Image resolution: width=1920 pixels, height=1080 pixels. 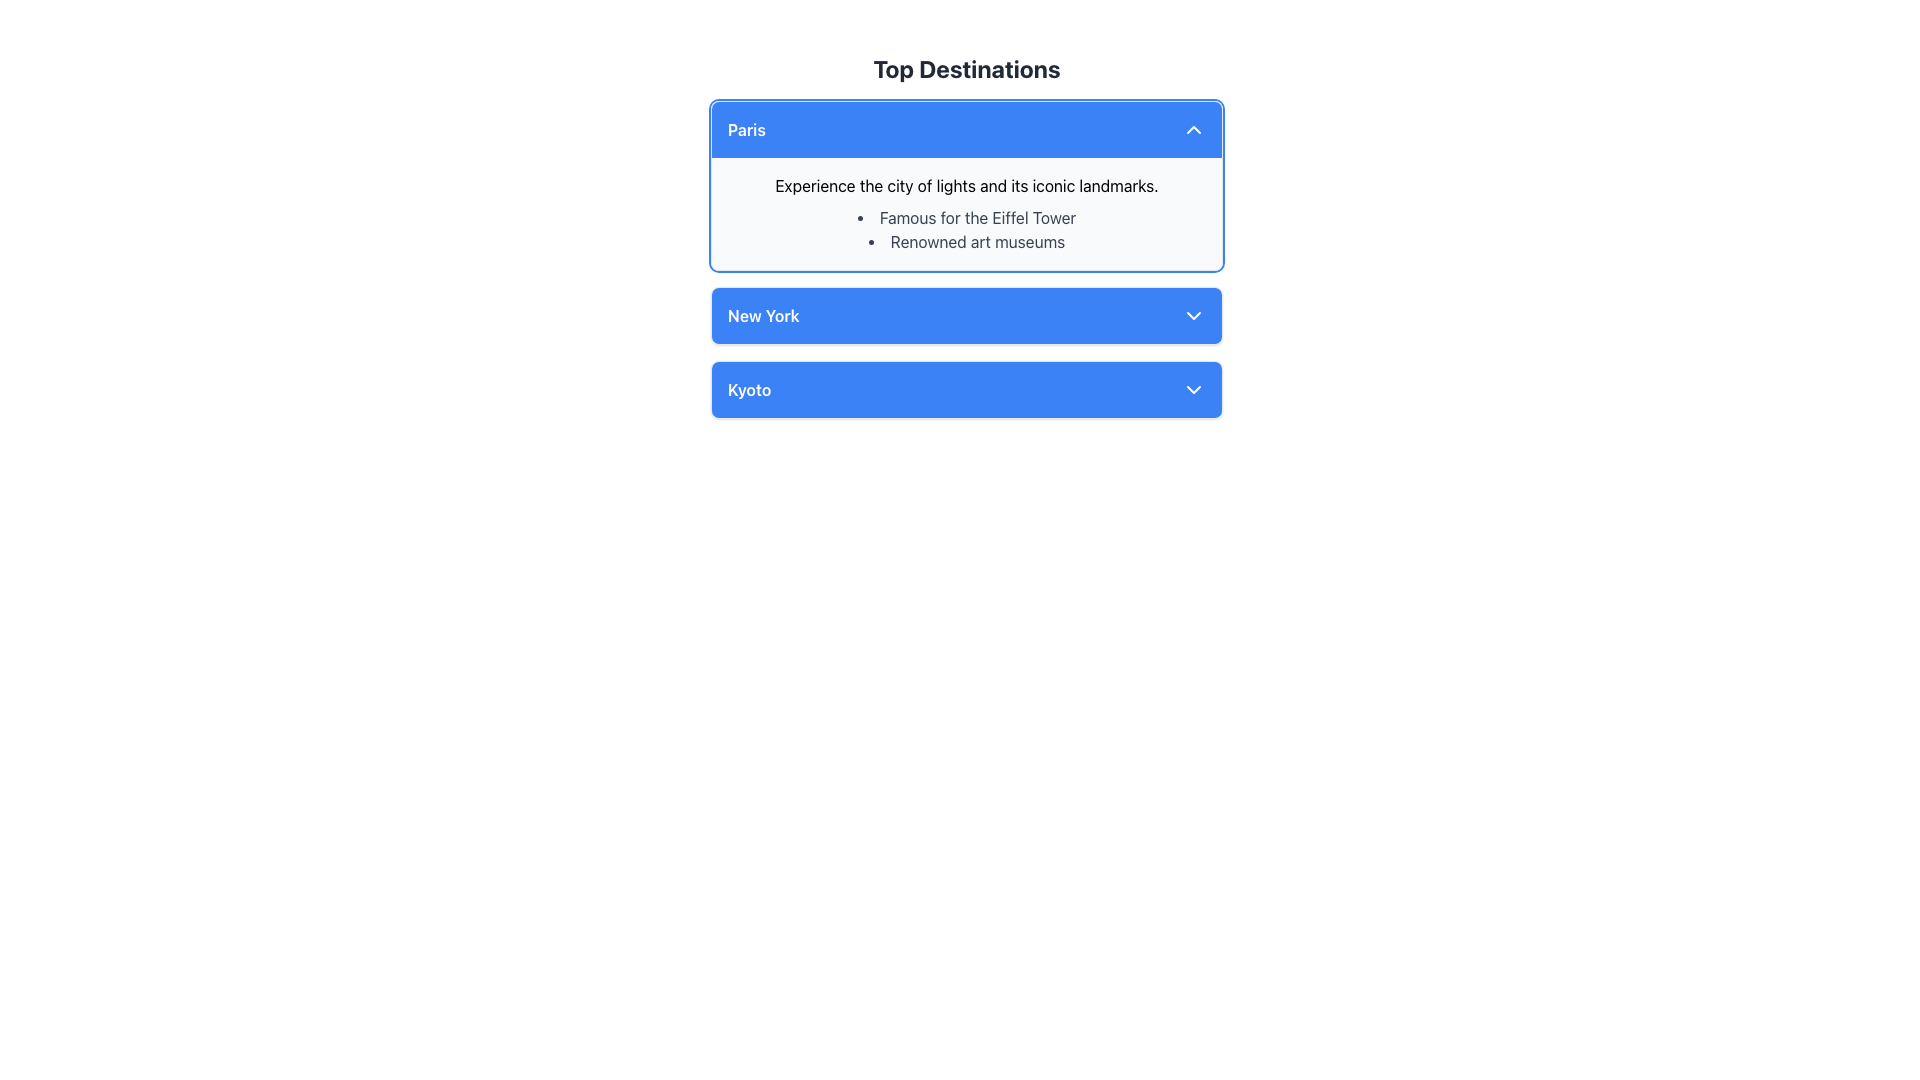 What do you see at coordinates (966, 315) in the screenshot?
I see `the blue button labeled 'New York'` at bounding box center [966, 315].